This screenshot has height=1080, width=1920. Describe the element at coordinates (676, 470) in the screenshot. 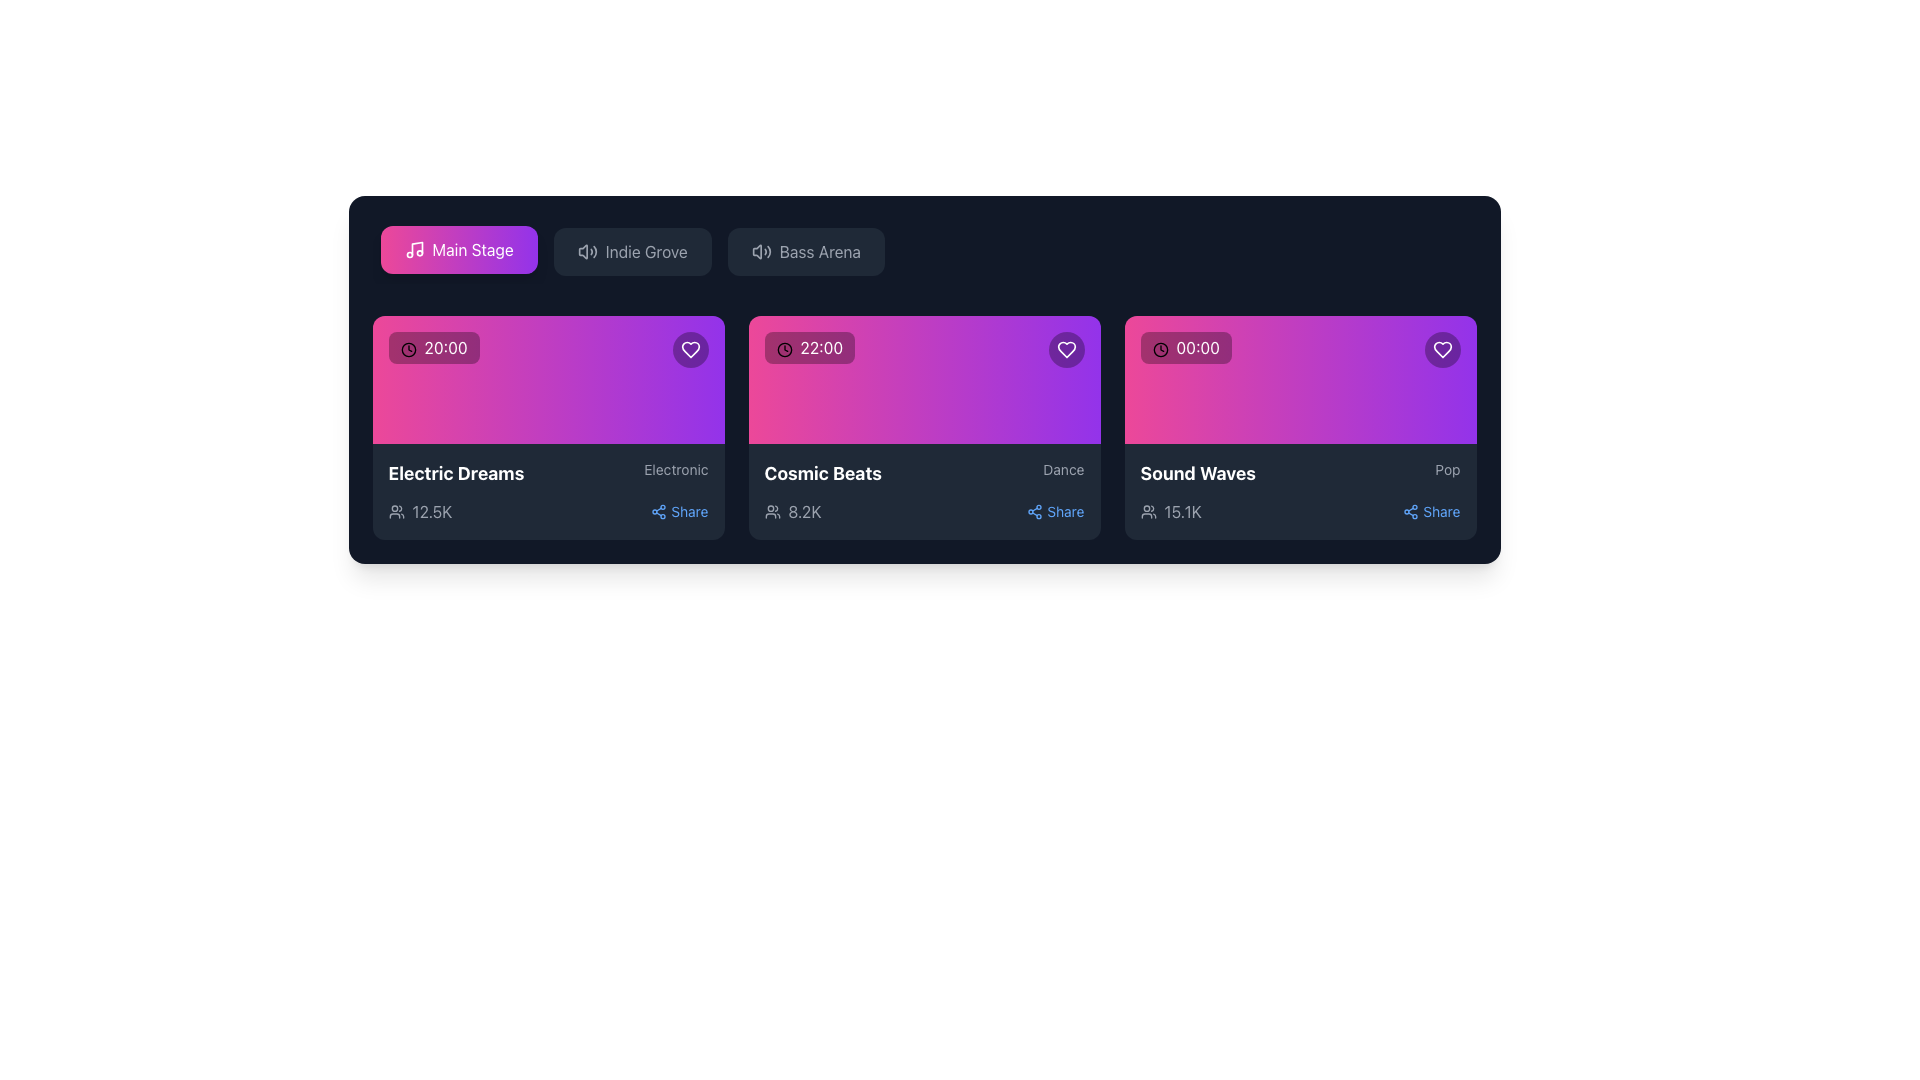

I see `the text label indicating the genre 'Electronic' located in the lower-right corner of the card for the event 'Electric Dreams'` at that location.